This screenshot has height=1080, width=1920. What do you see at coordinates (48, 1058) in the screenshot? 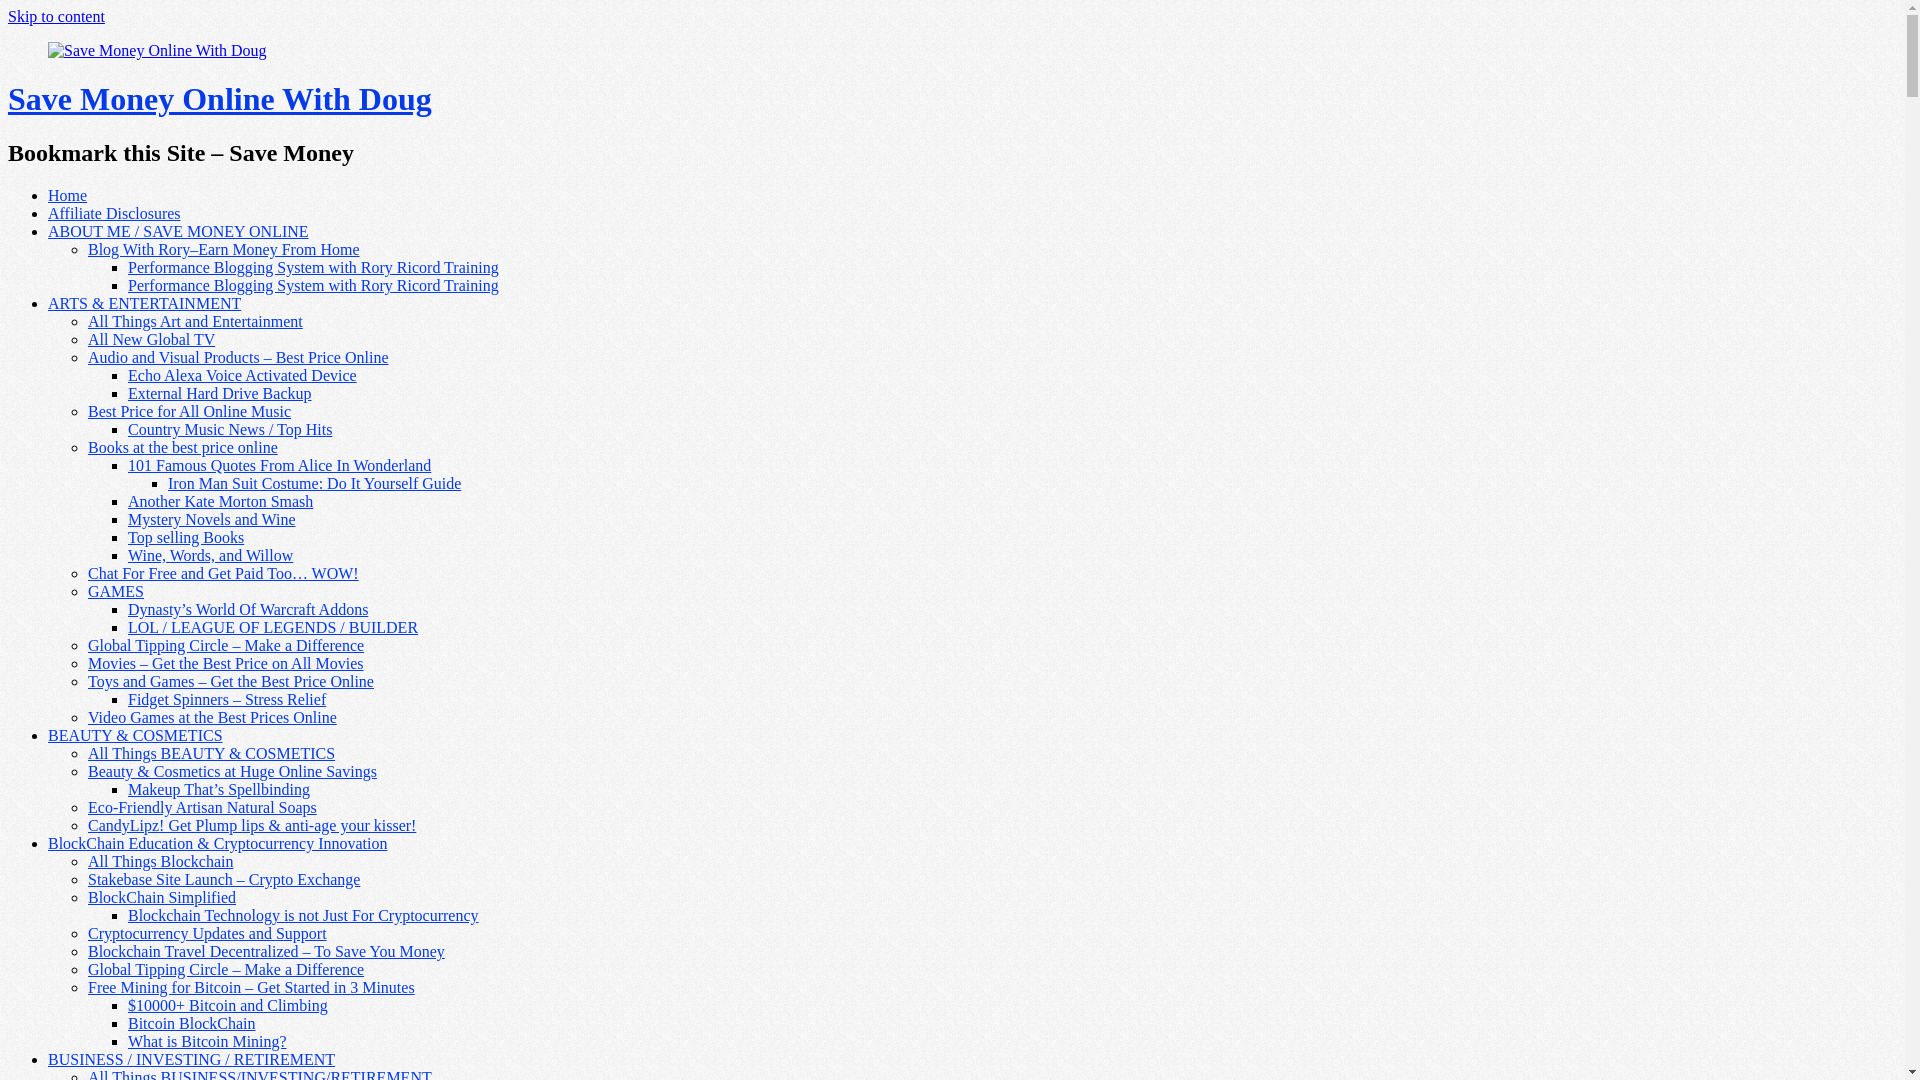
I see `'BUSINESS / INVESTING / RETIREMENT'` at bounding box center [48, 1058].